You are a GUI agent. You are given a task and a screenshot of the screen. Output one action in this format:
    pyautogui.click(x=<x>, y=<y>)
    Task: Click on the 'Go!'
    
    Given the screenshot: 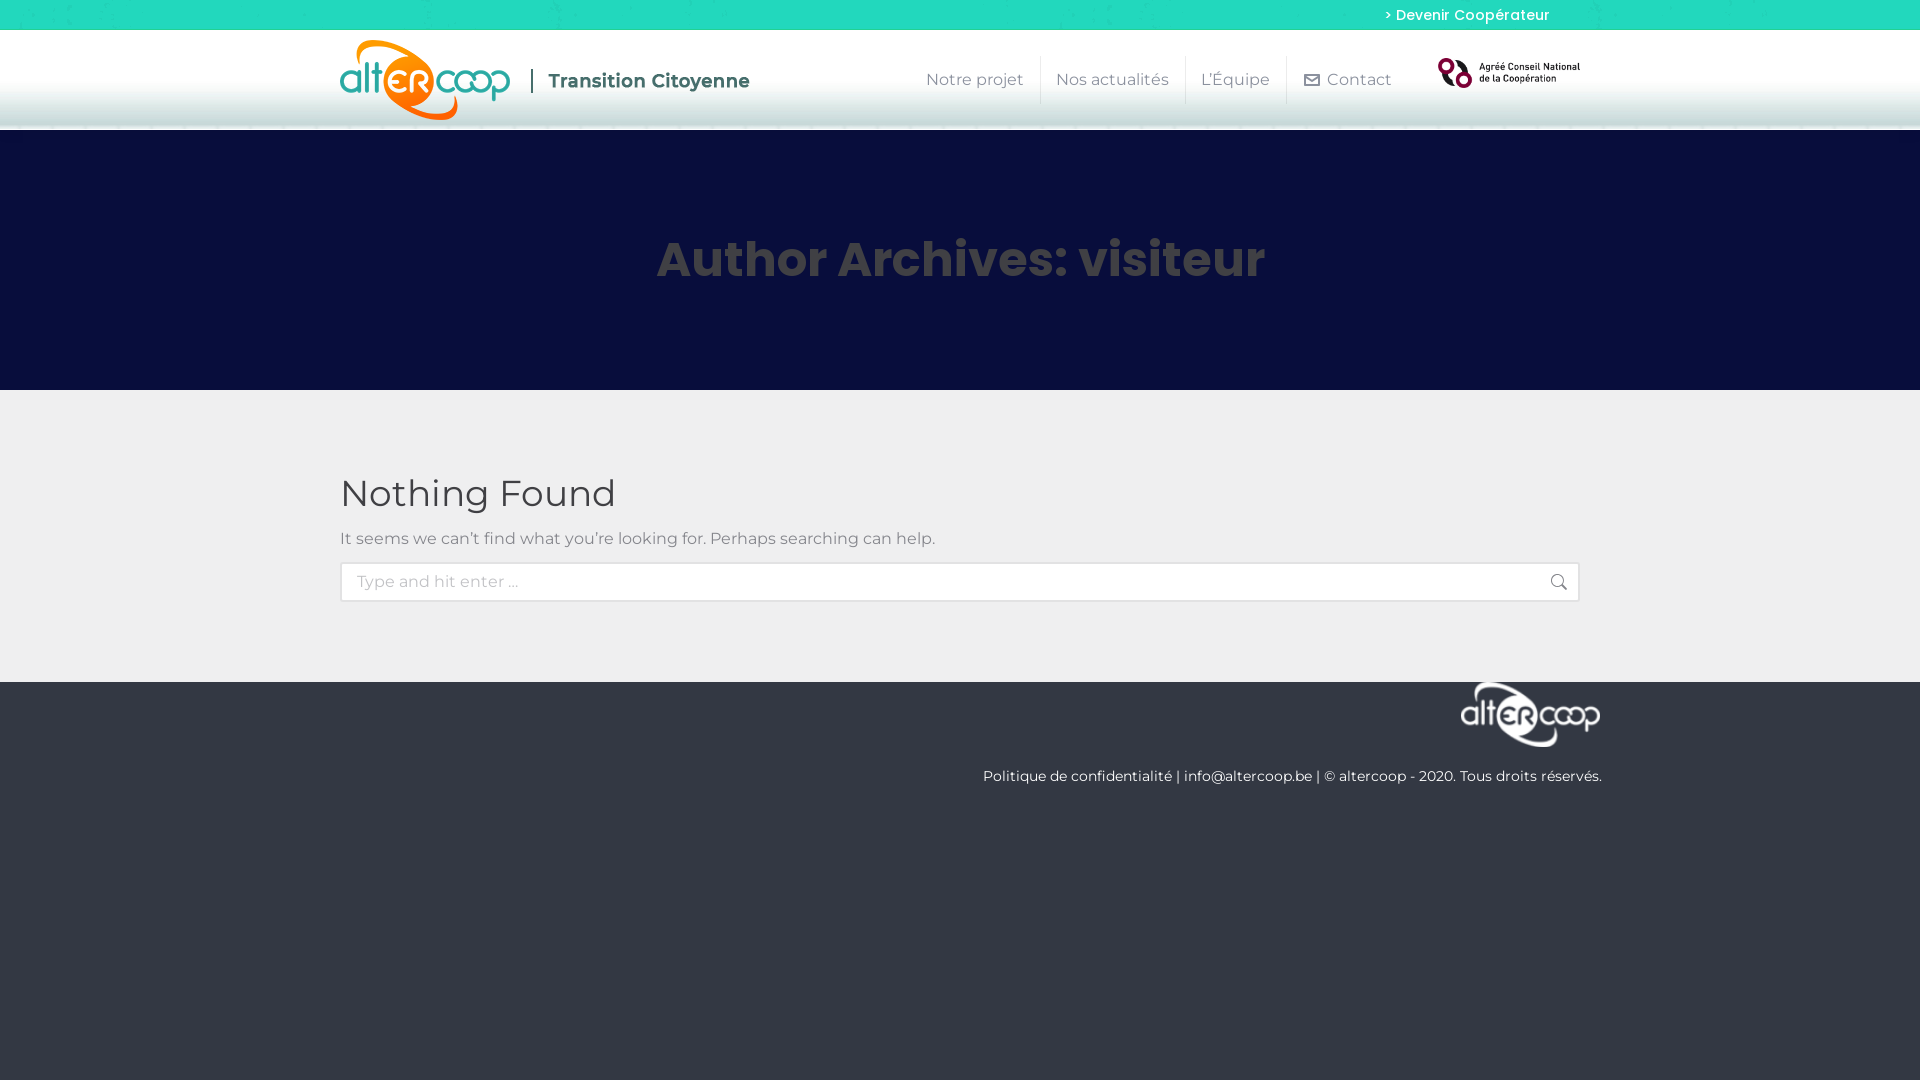 What is the action you would take?
    pyautogui.click(x=1620, y=585)
    